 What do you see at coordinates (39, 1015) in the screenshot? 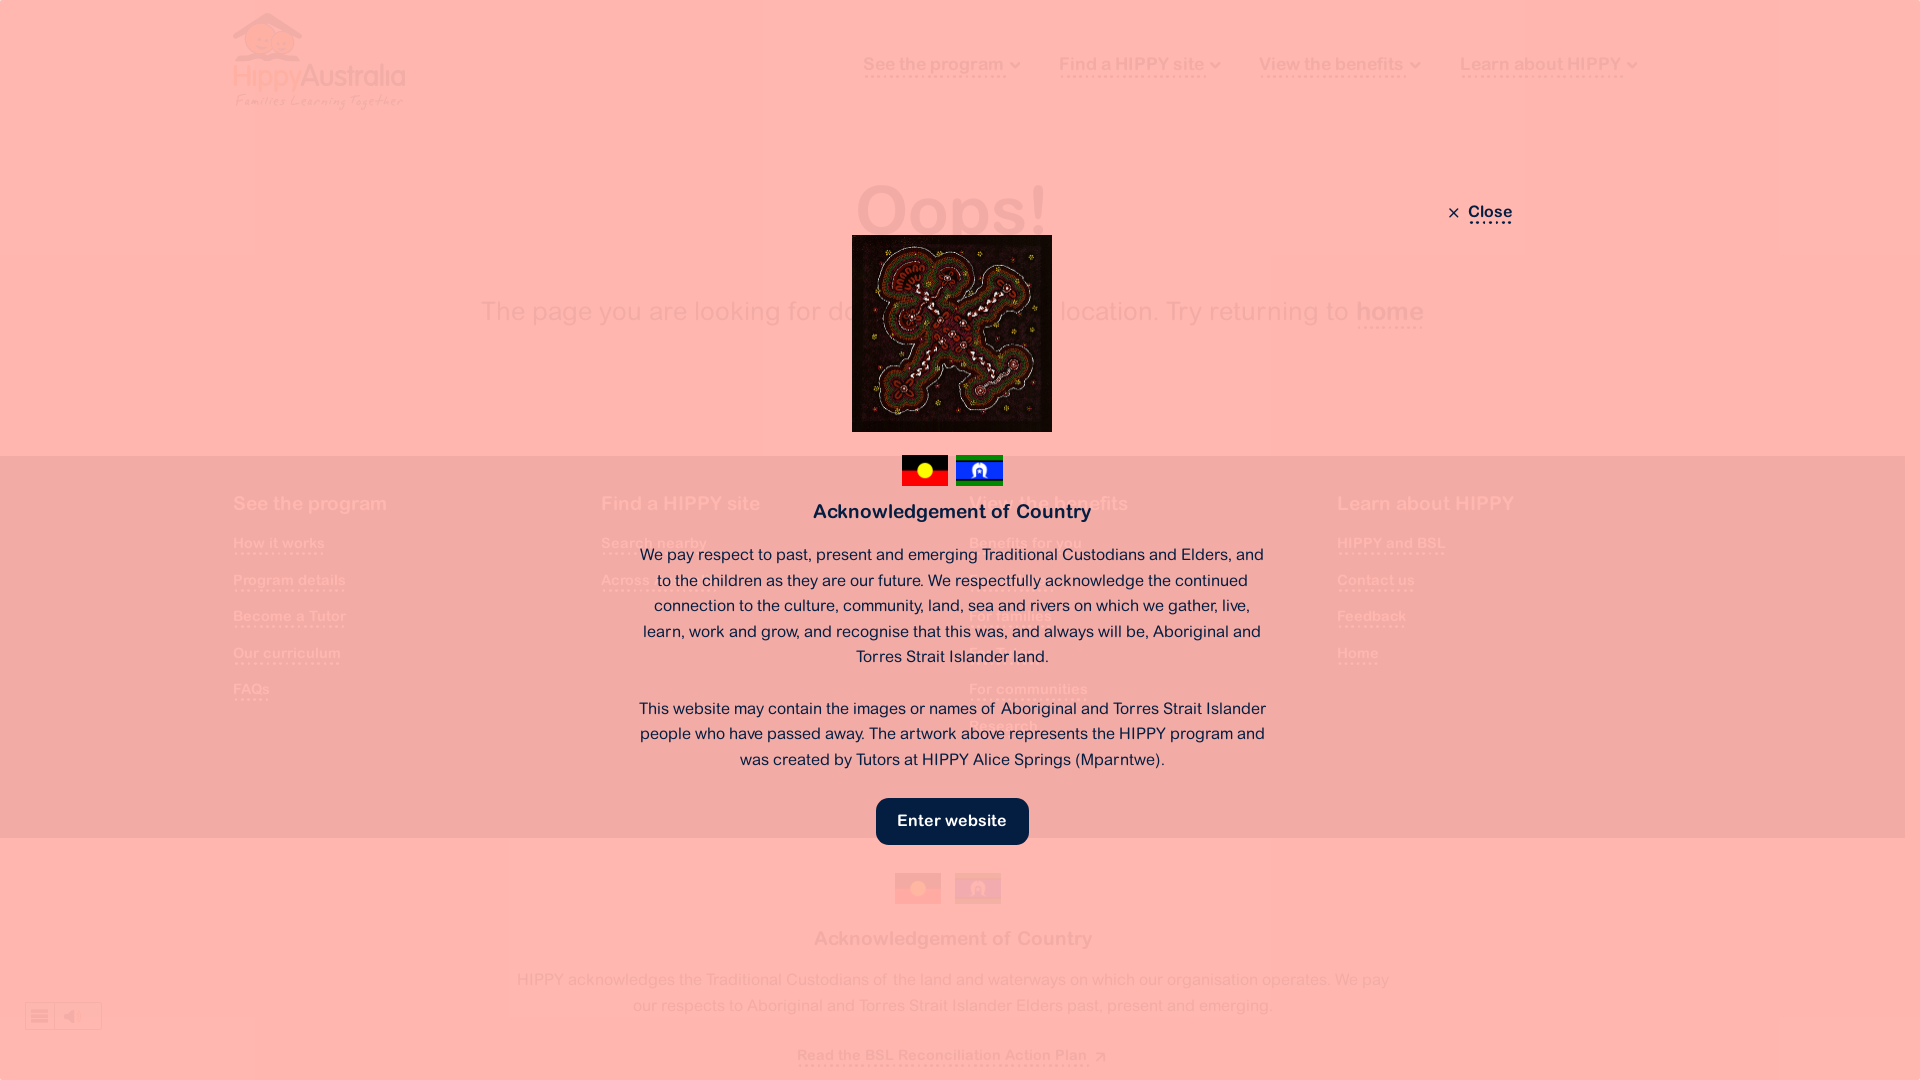
I see `'webReader menu'` at bounding box center [39, 1015].